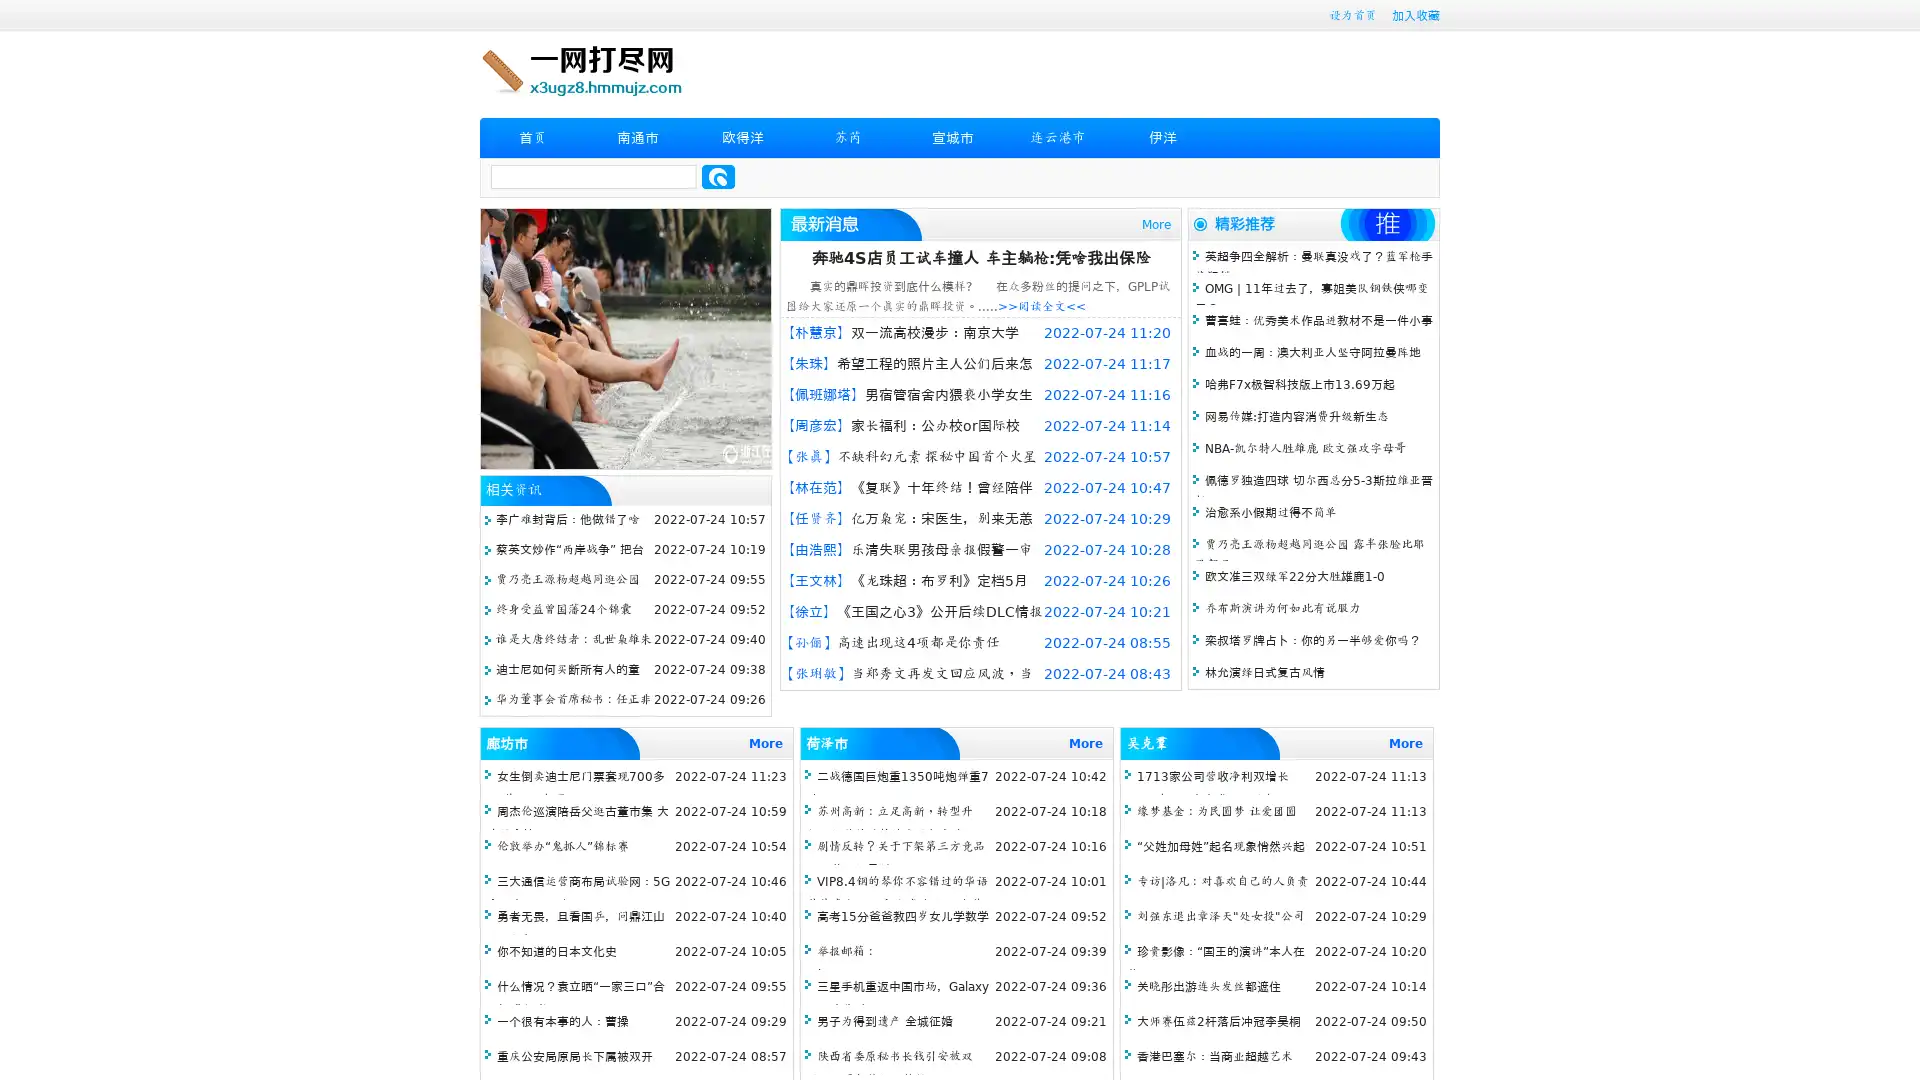  What do you see at coordinates (718, 176) in the screenshot?
I see `Search` at bounding box center [718, 176].